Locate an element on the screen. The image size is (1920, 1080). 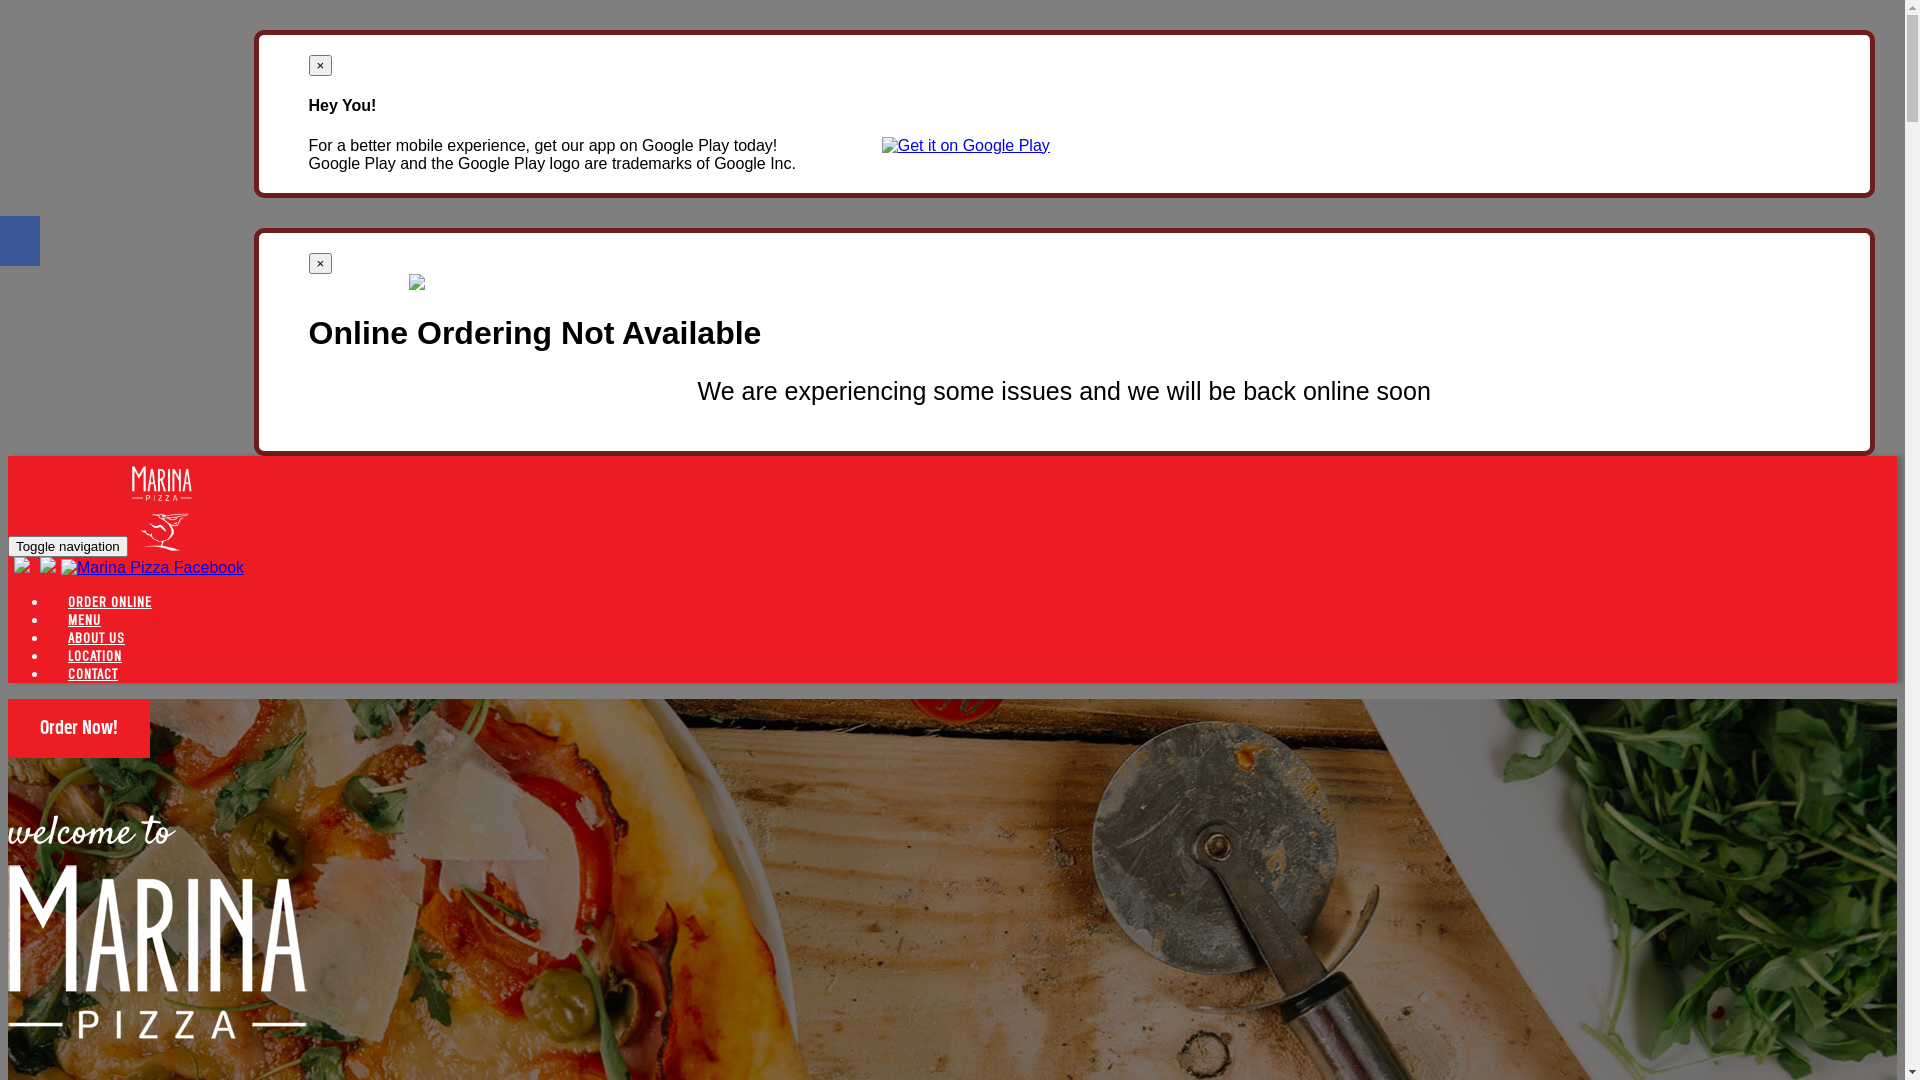
'Order Now!' is located at coordinates (8, 728).